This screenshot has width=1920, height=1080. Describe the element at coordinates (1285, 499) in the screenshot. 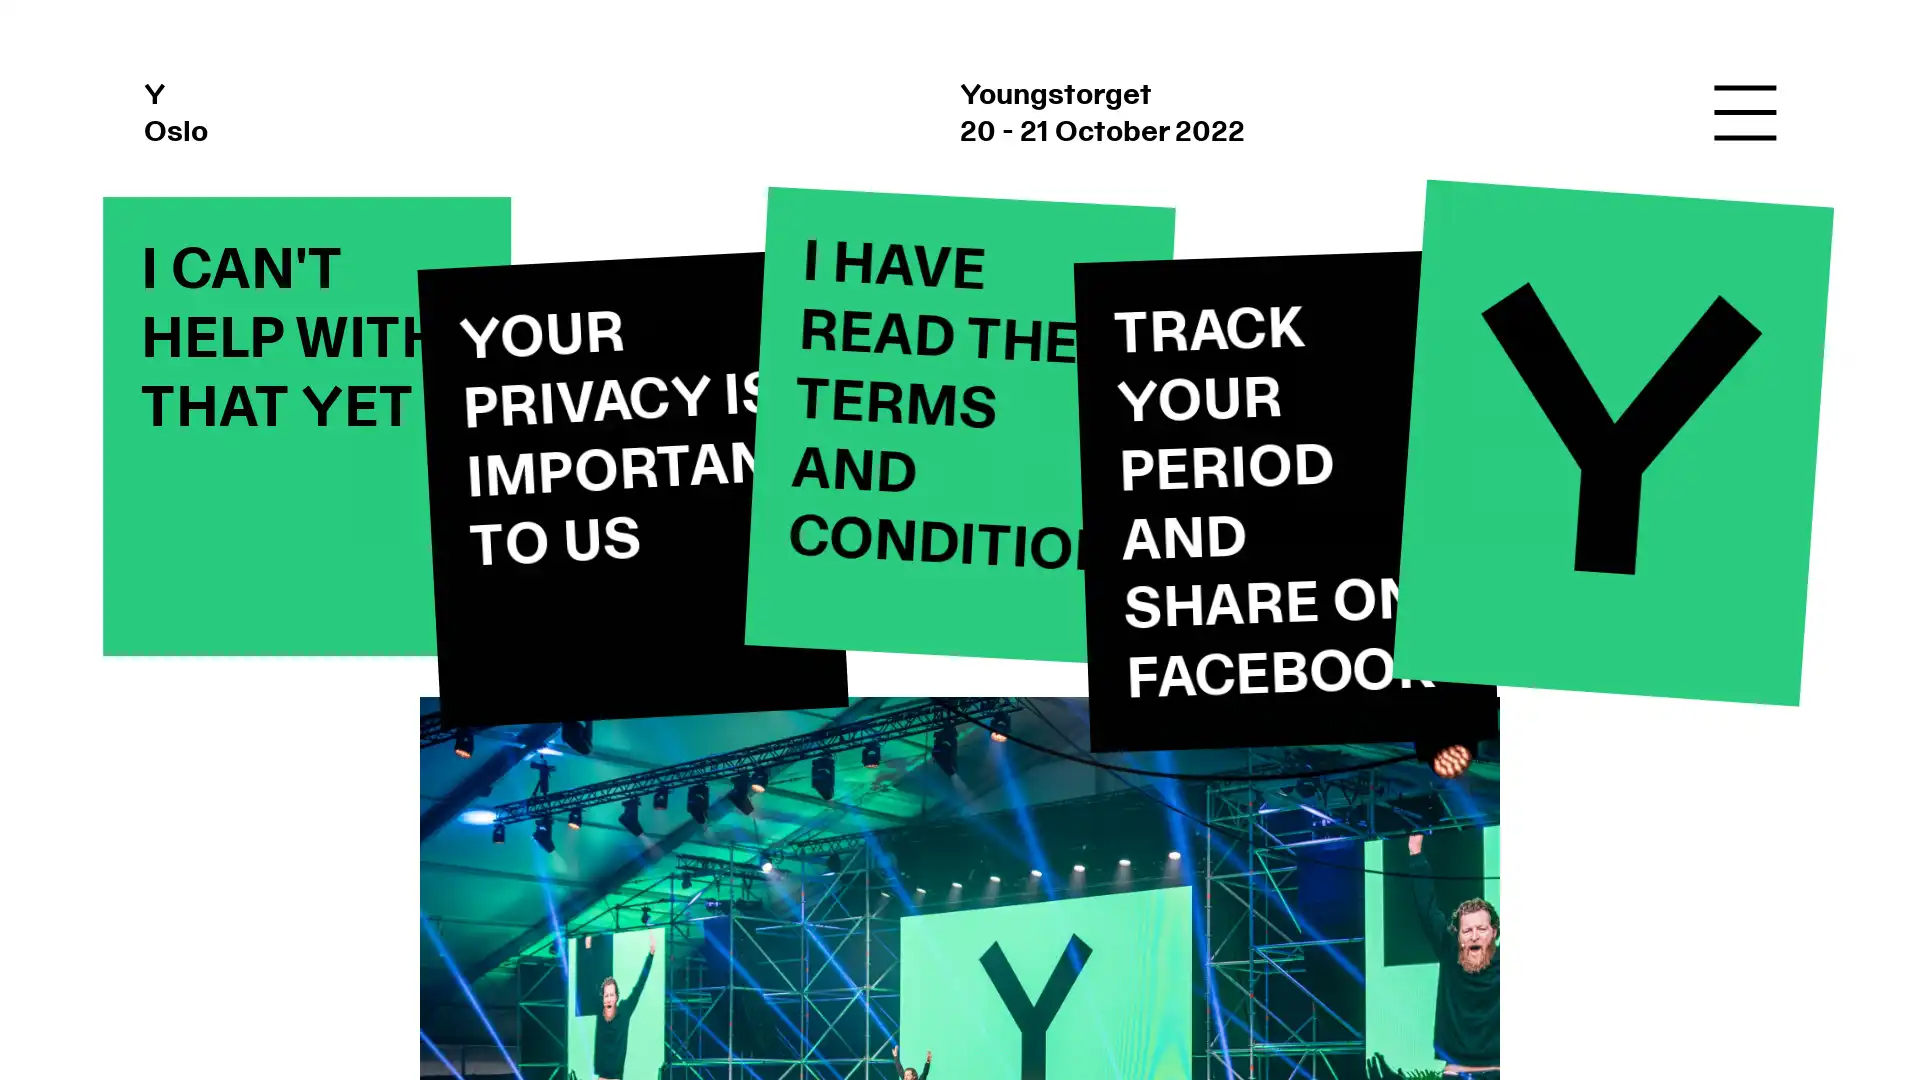

I see `TRACK YOUR PERIOD AND SHARE ON FACEBOOK` at that location.